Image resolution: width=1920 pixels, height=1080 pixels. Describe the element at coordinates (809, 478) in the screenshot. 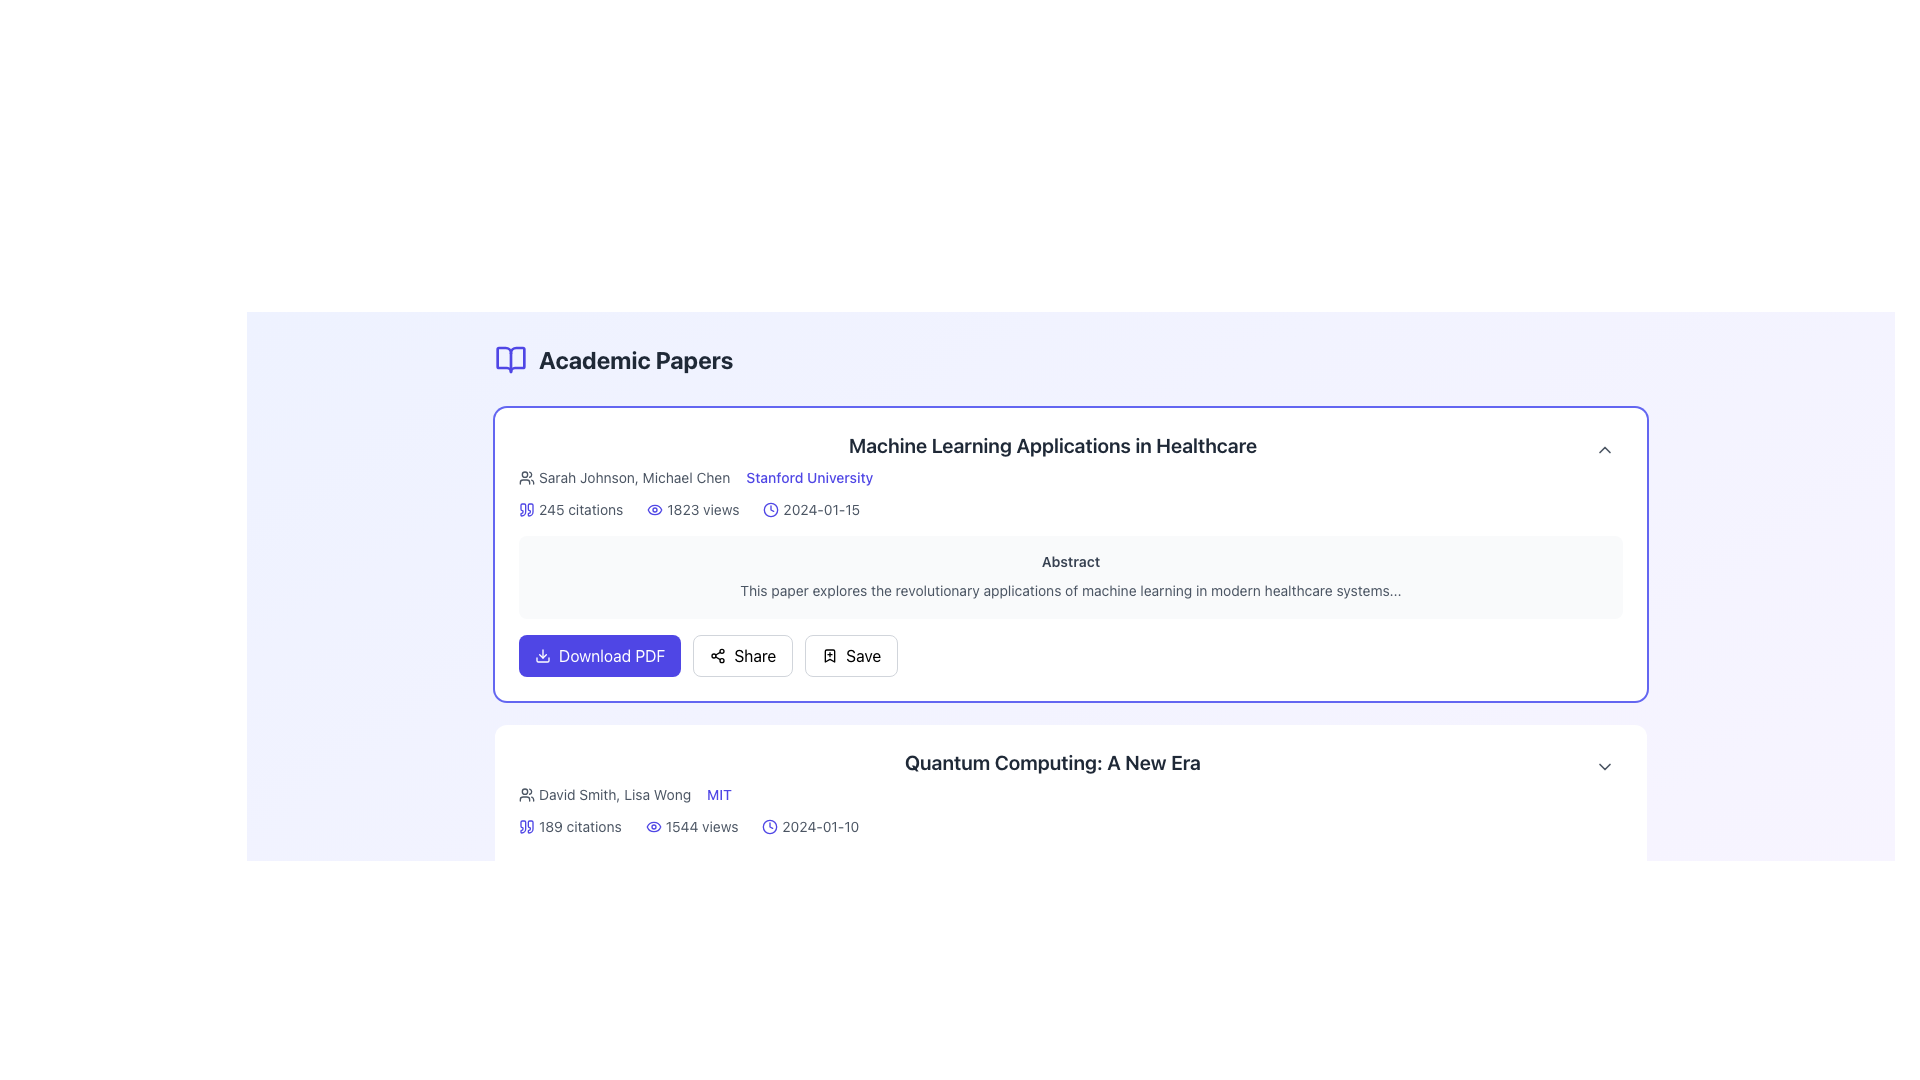

I see `the text label reading 'Stanford University', which is styled in a distinct indigo font and positioned under the 'Academic Papers' section, to read the text` at that location.